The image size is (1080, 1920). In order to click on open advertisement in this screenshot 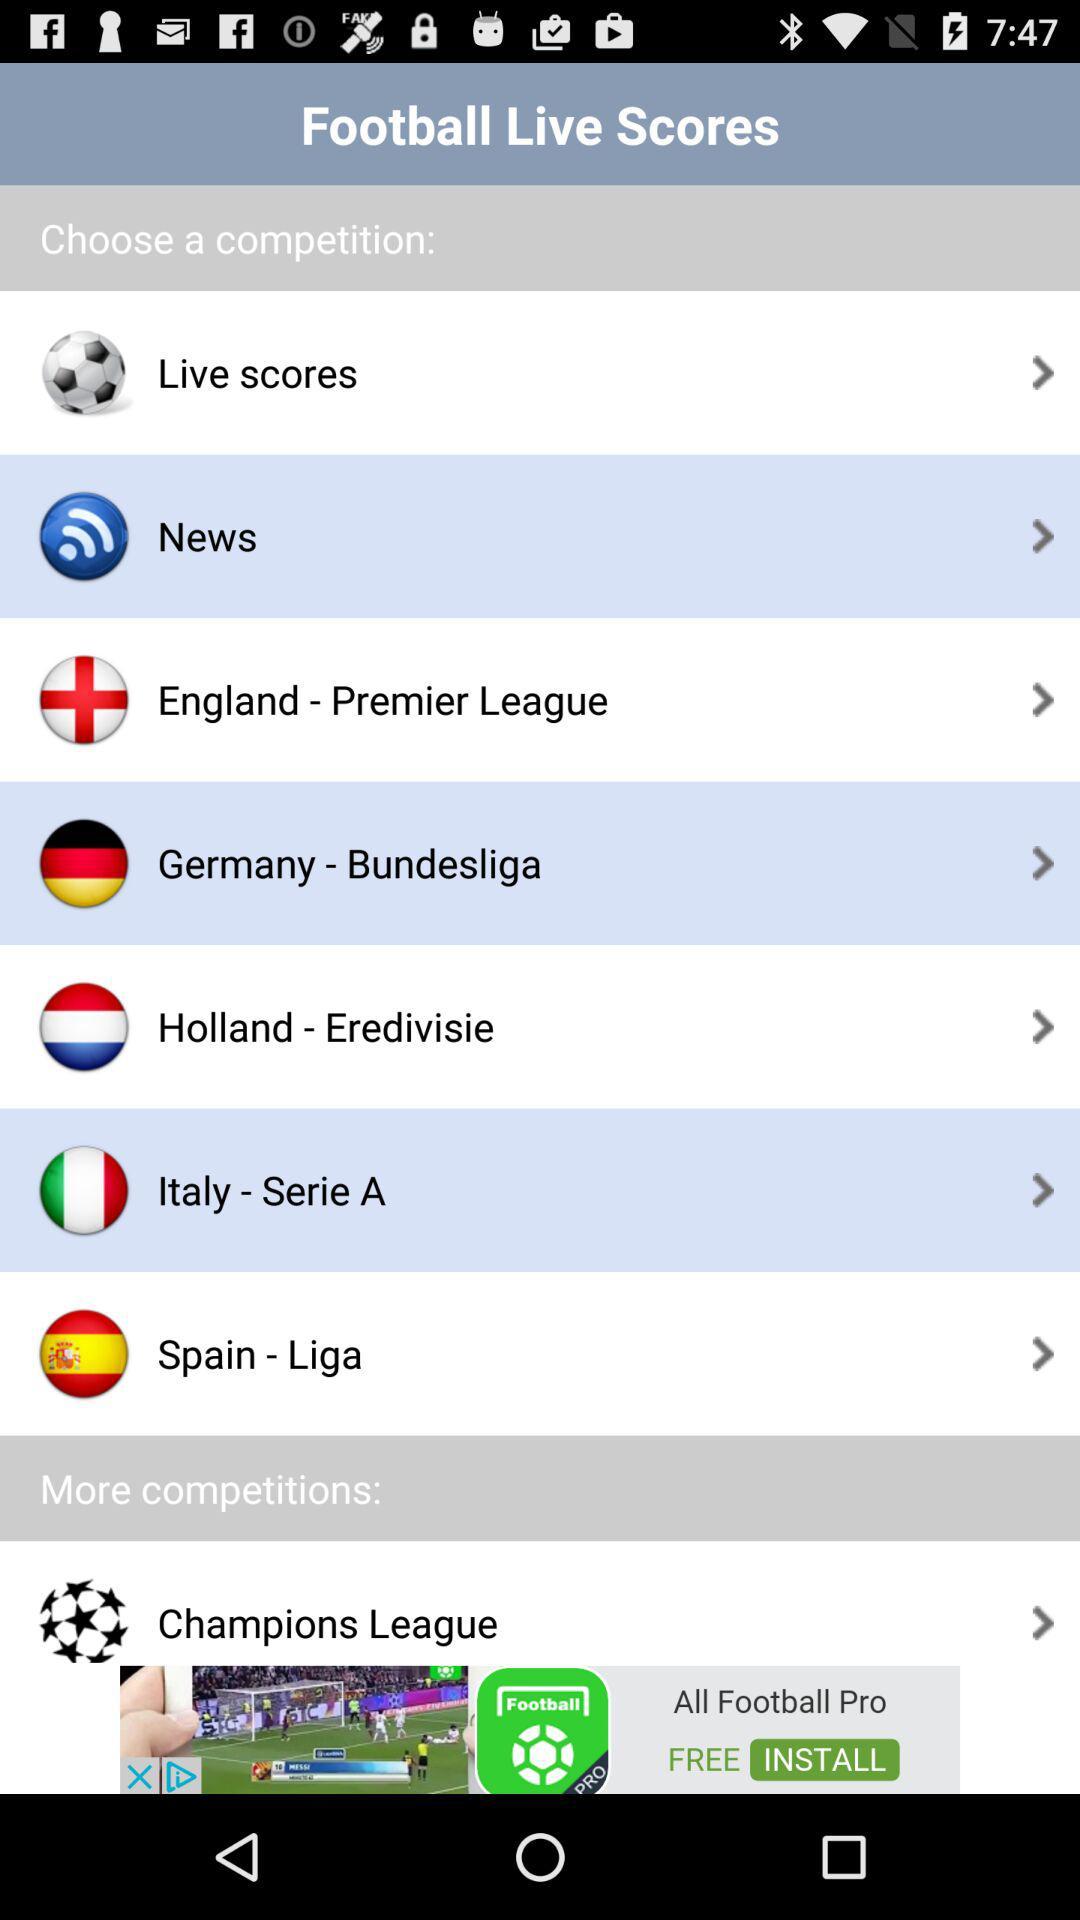, I will do `click(540, 1727)`.